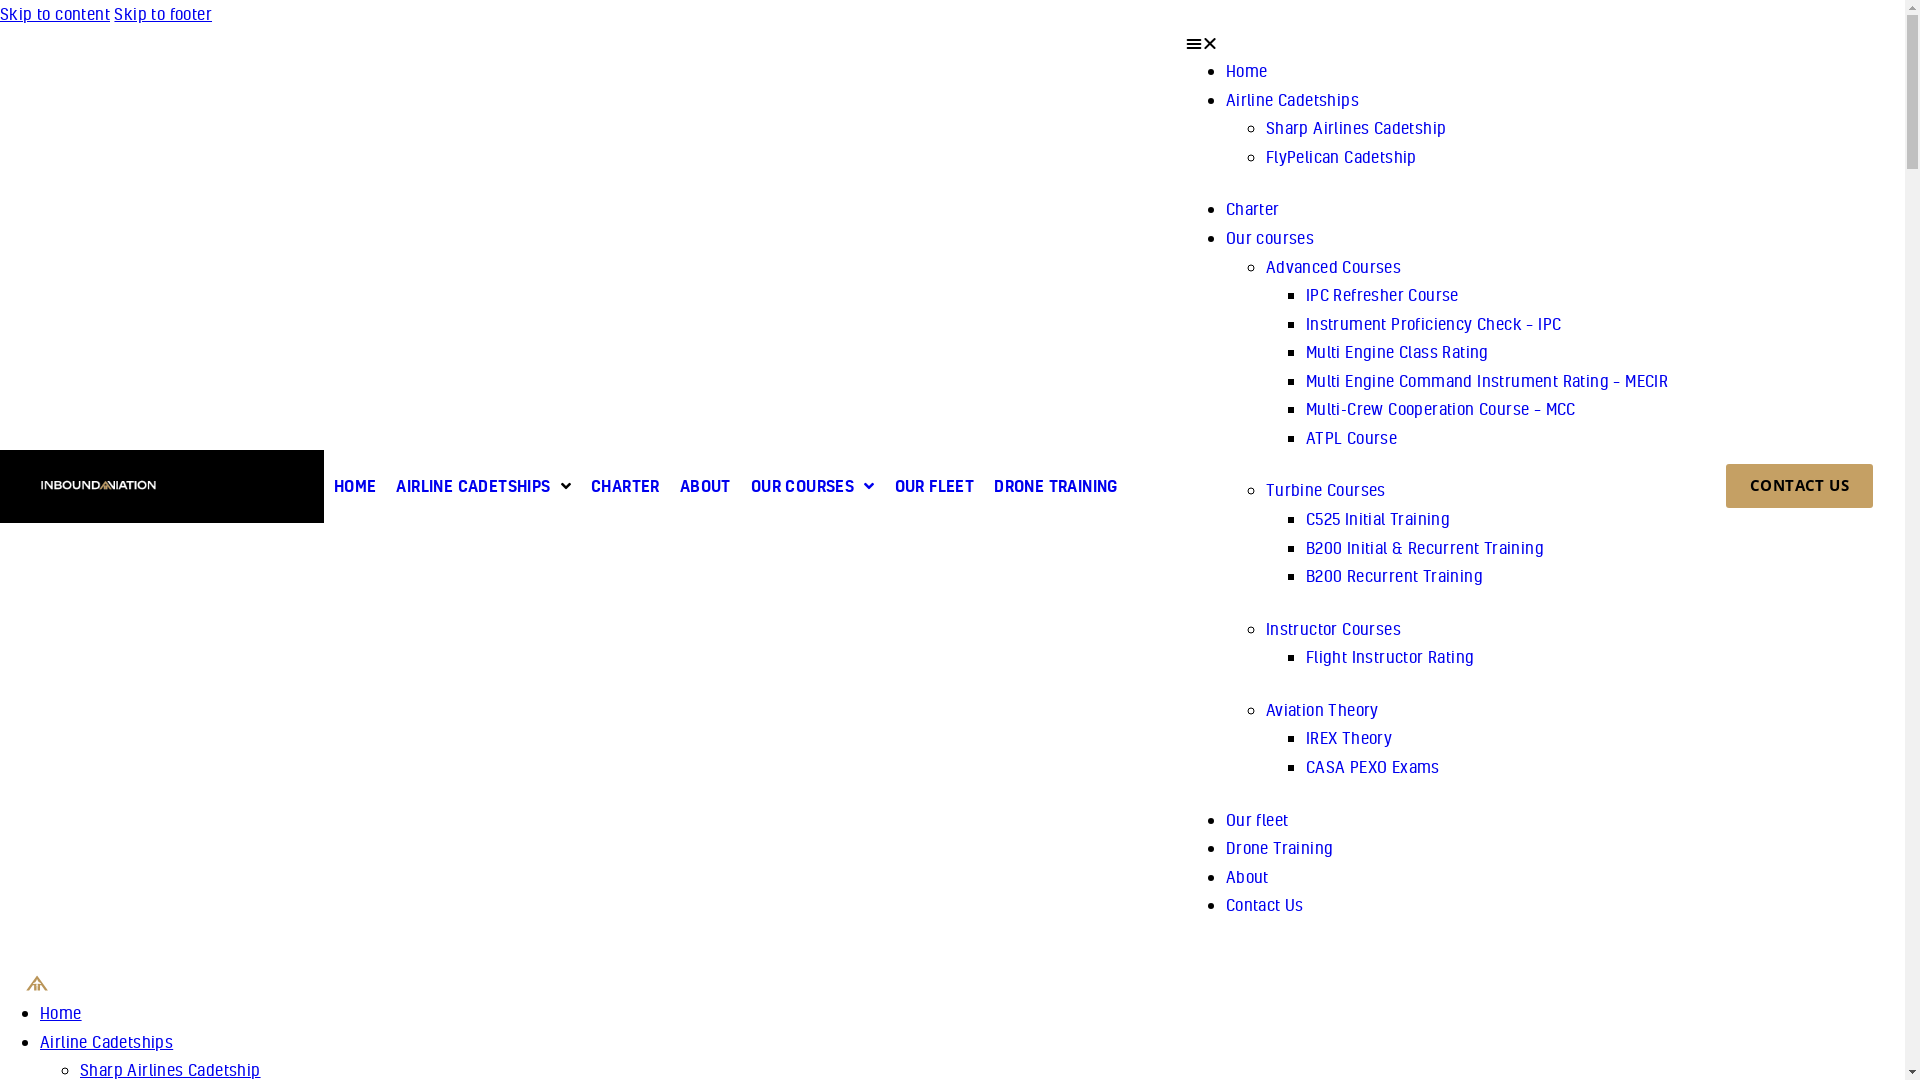  What do you see at coordinates (1348, 737) in the screenshot?
I see `'IREX Theory'` at bounding box center [1348, 737].